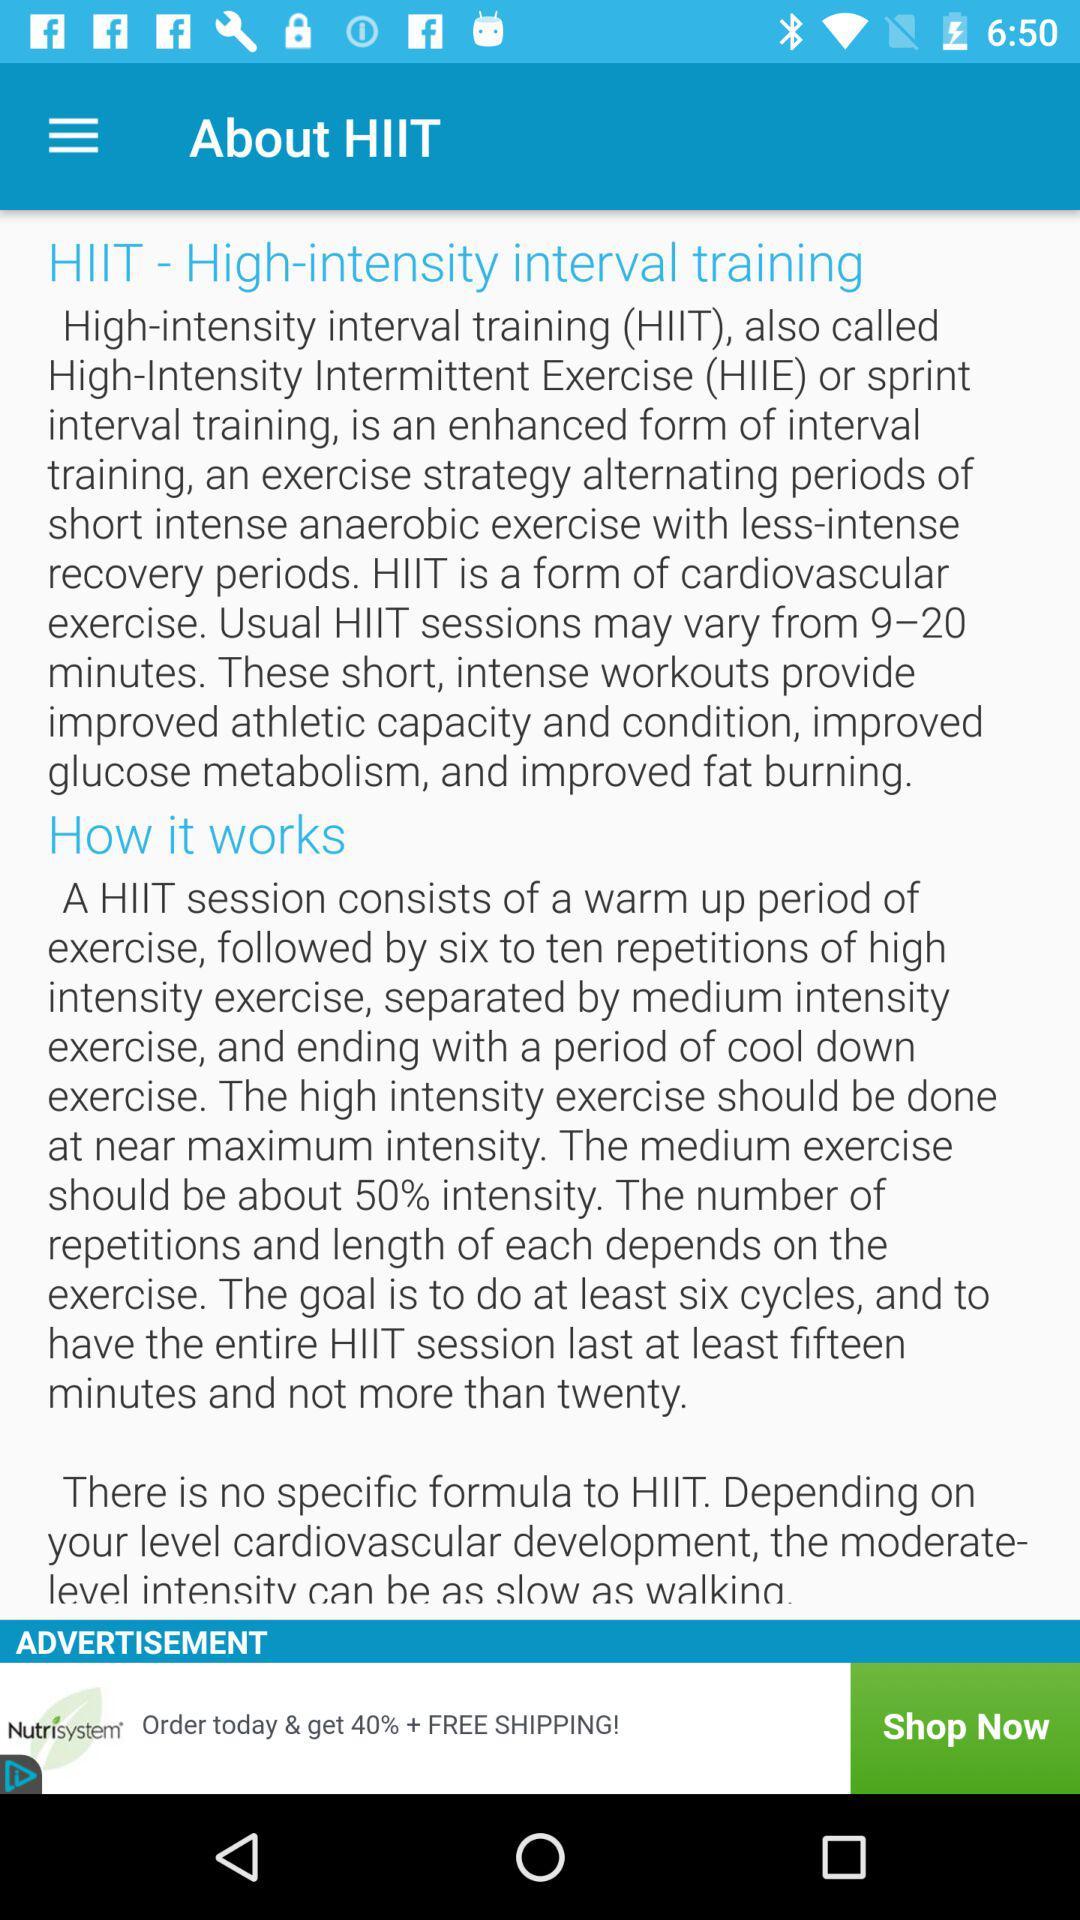  I want to click on advertisement, so click(540, 1727).